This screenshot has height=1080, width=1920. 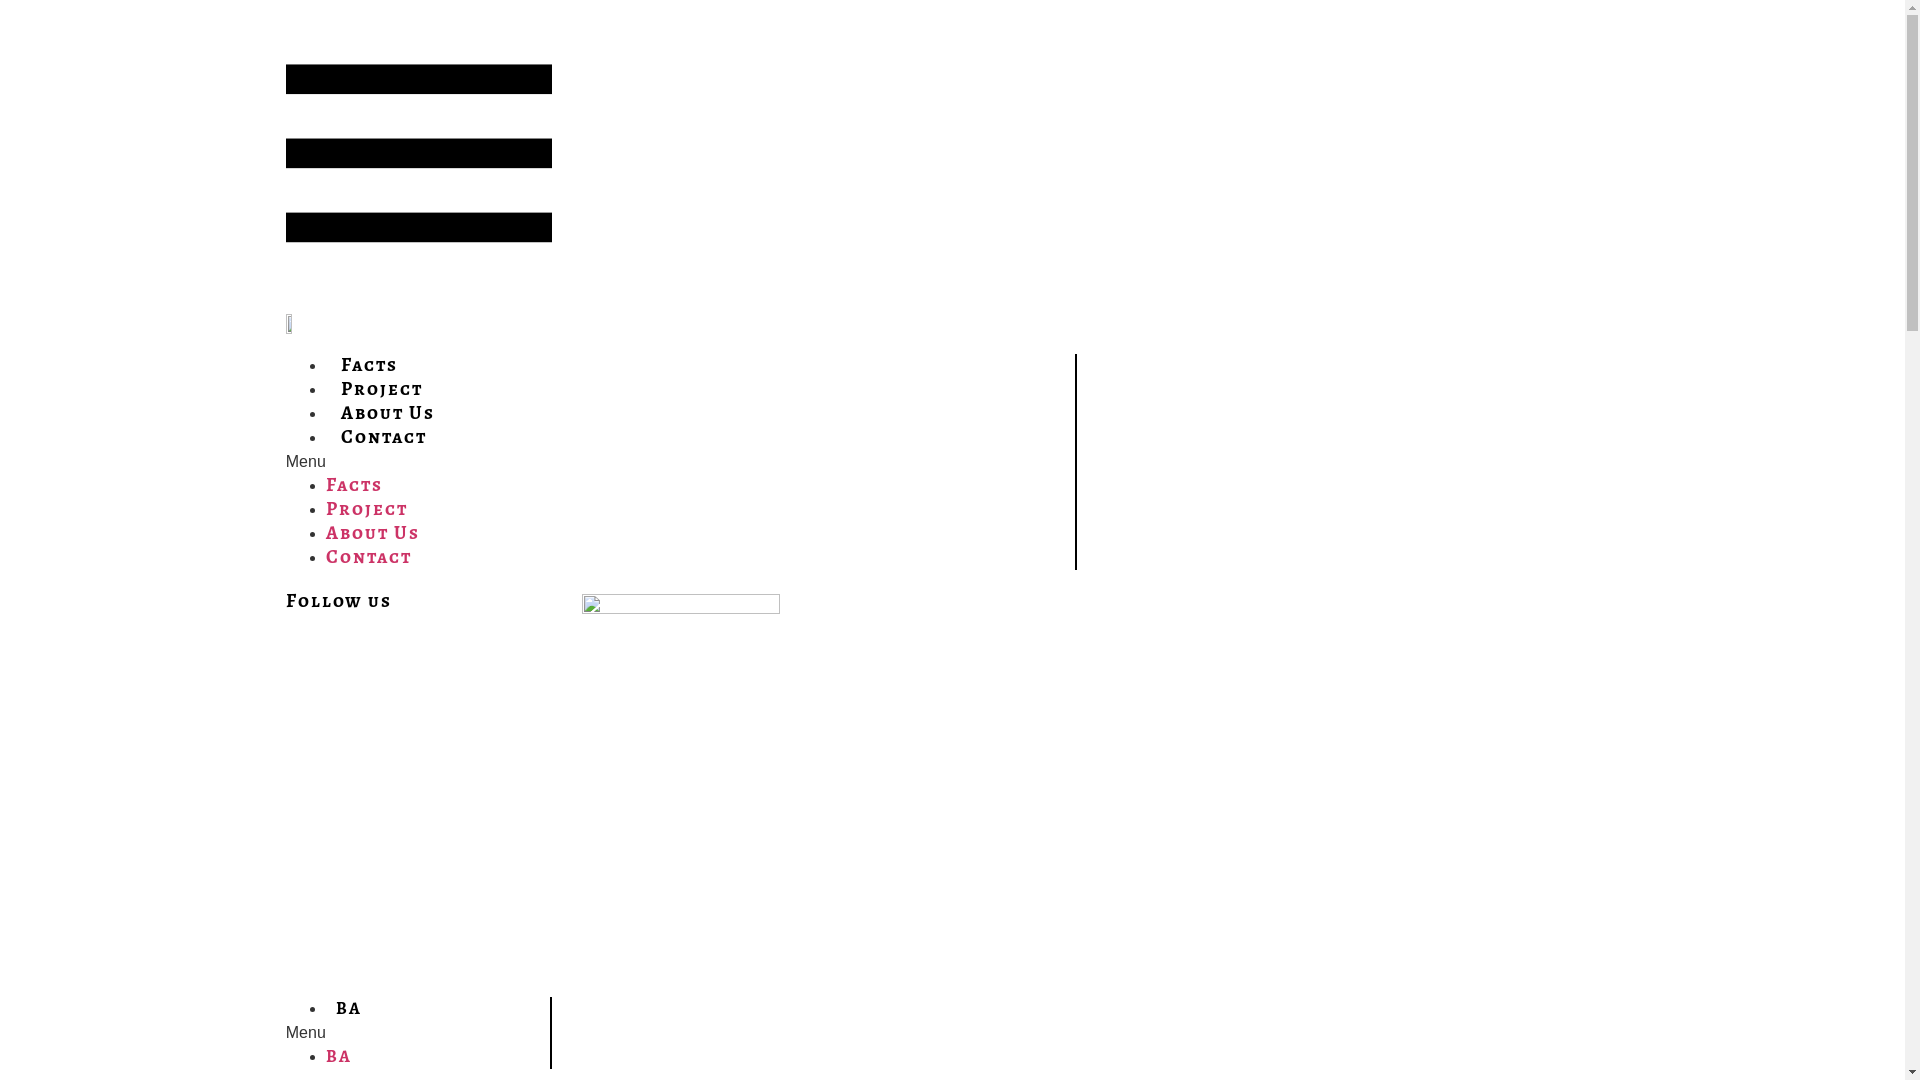 I want to click on 'About Us', so click(x=373, y=531).